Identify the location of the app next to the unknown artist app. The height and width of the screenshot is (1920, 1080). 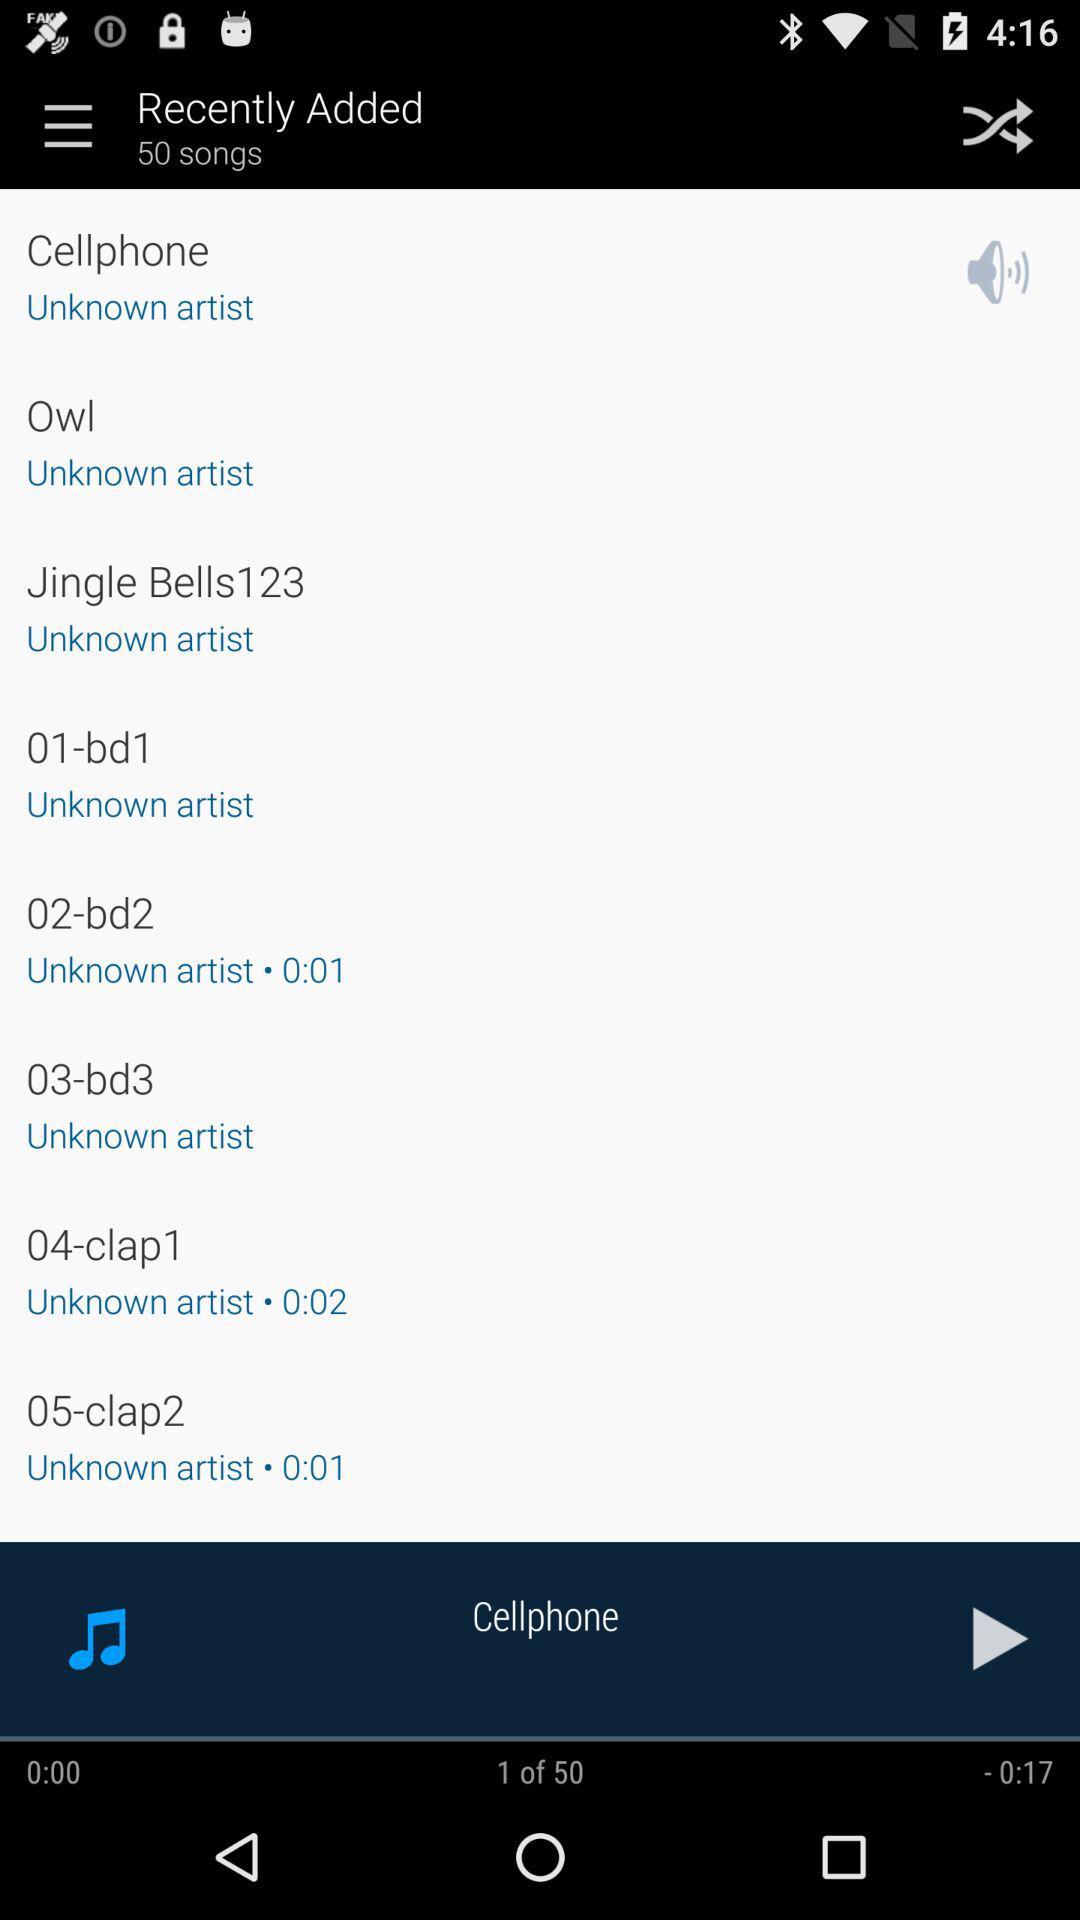
(998, 271).